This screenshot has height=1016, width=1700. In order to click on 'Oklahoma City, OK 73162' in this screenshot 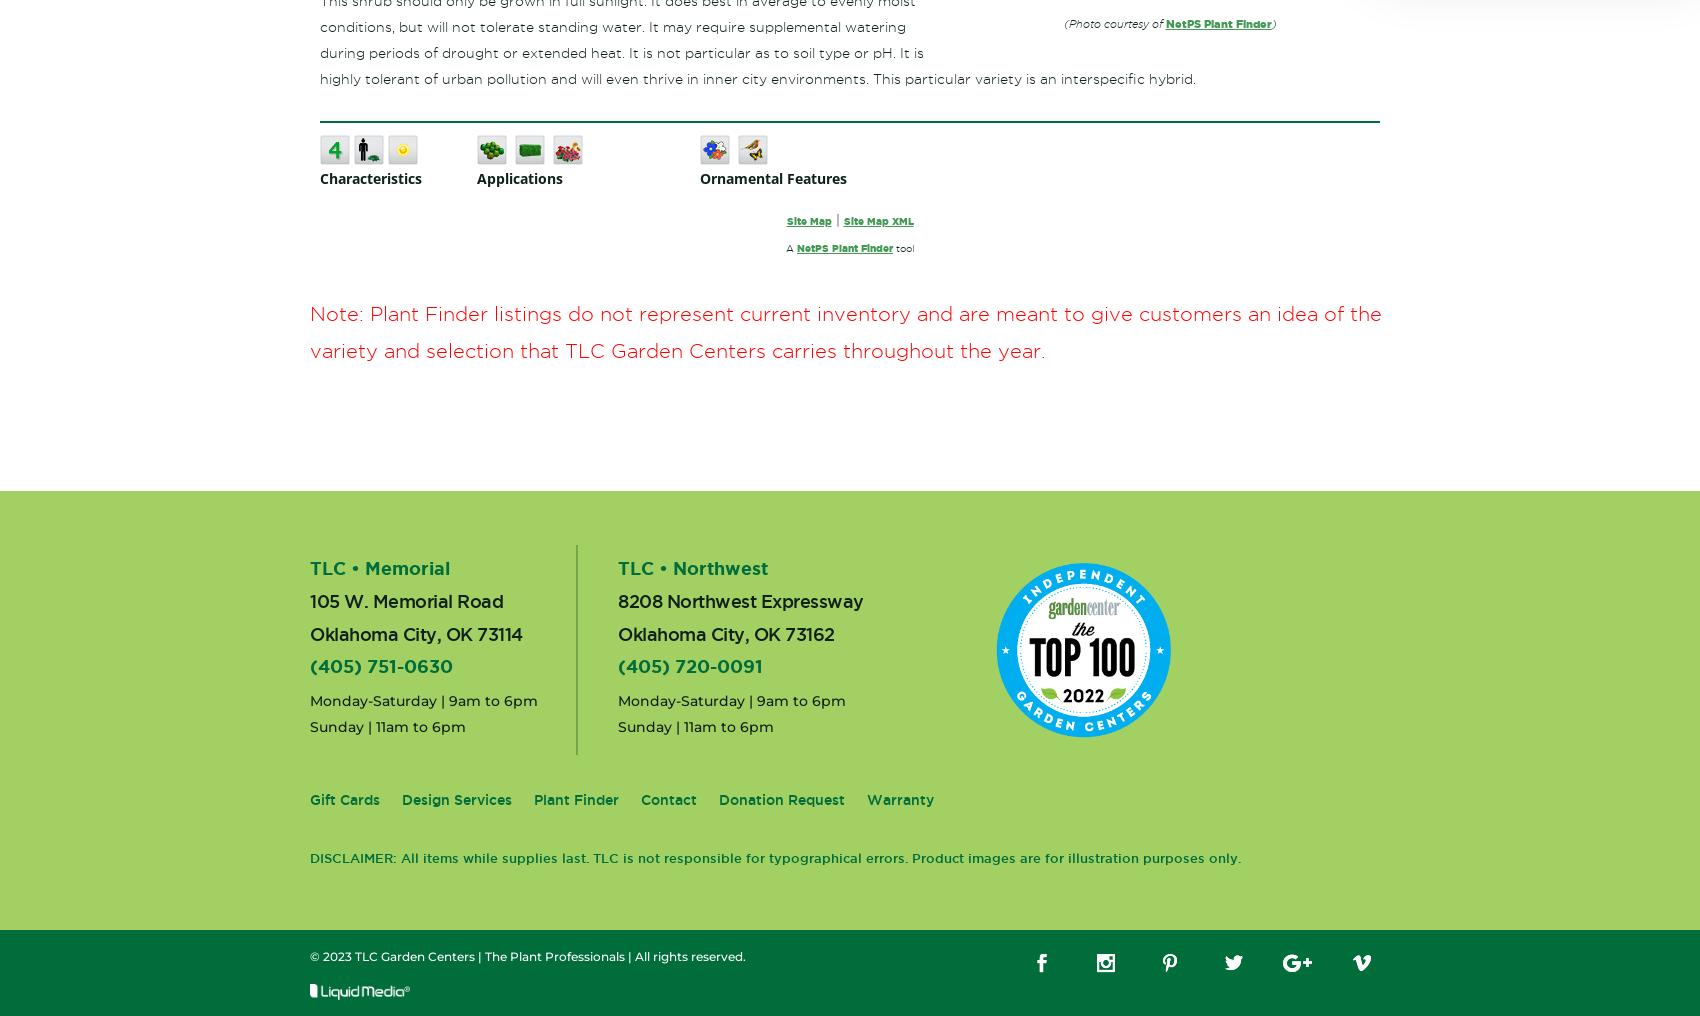, I will do `click(726, 633)`.